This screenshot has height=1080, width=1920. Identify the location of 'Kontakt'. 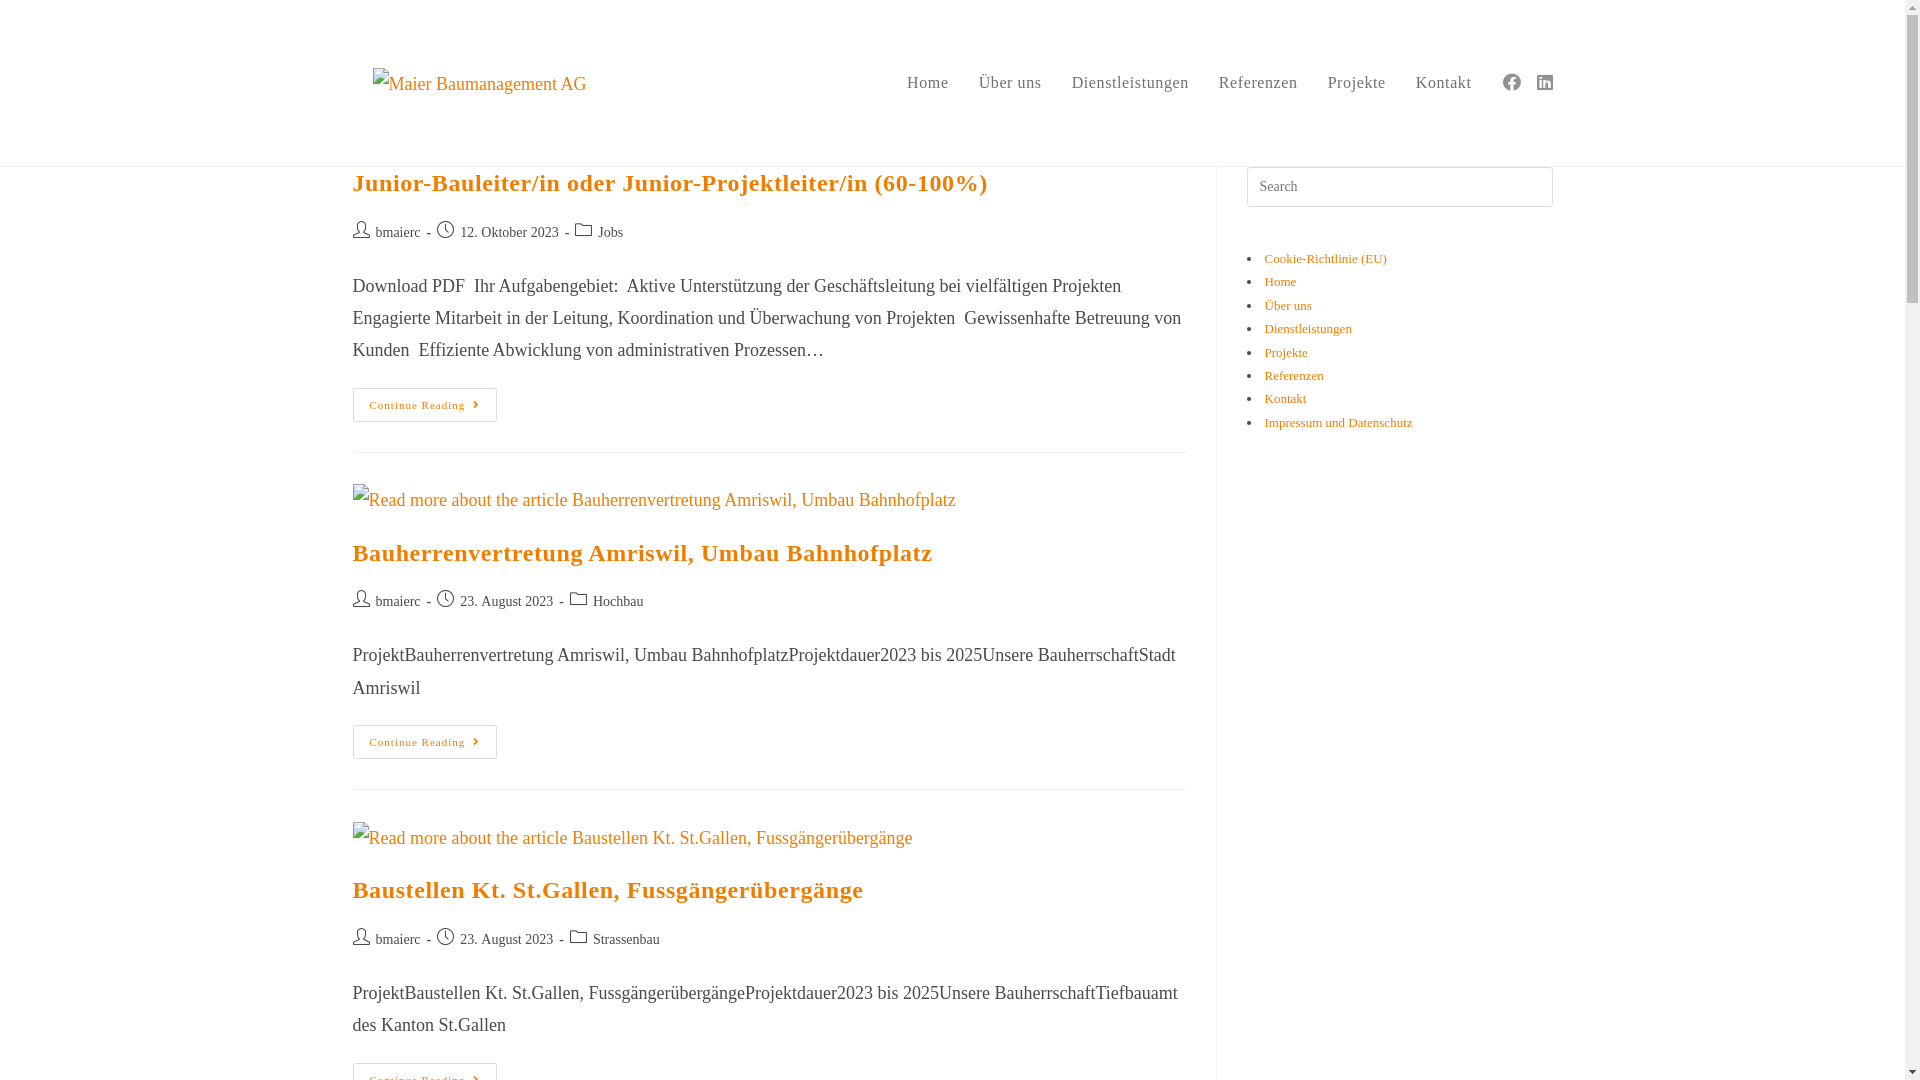
(1262, 398).